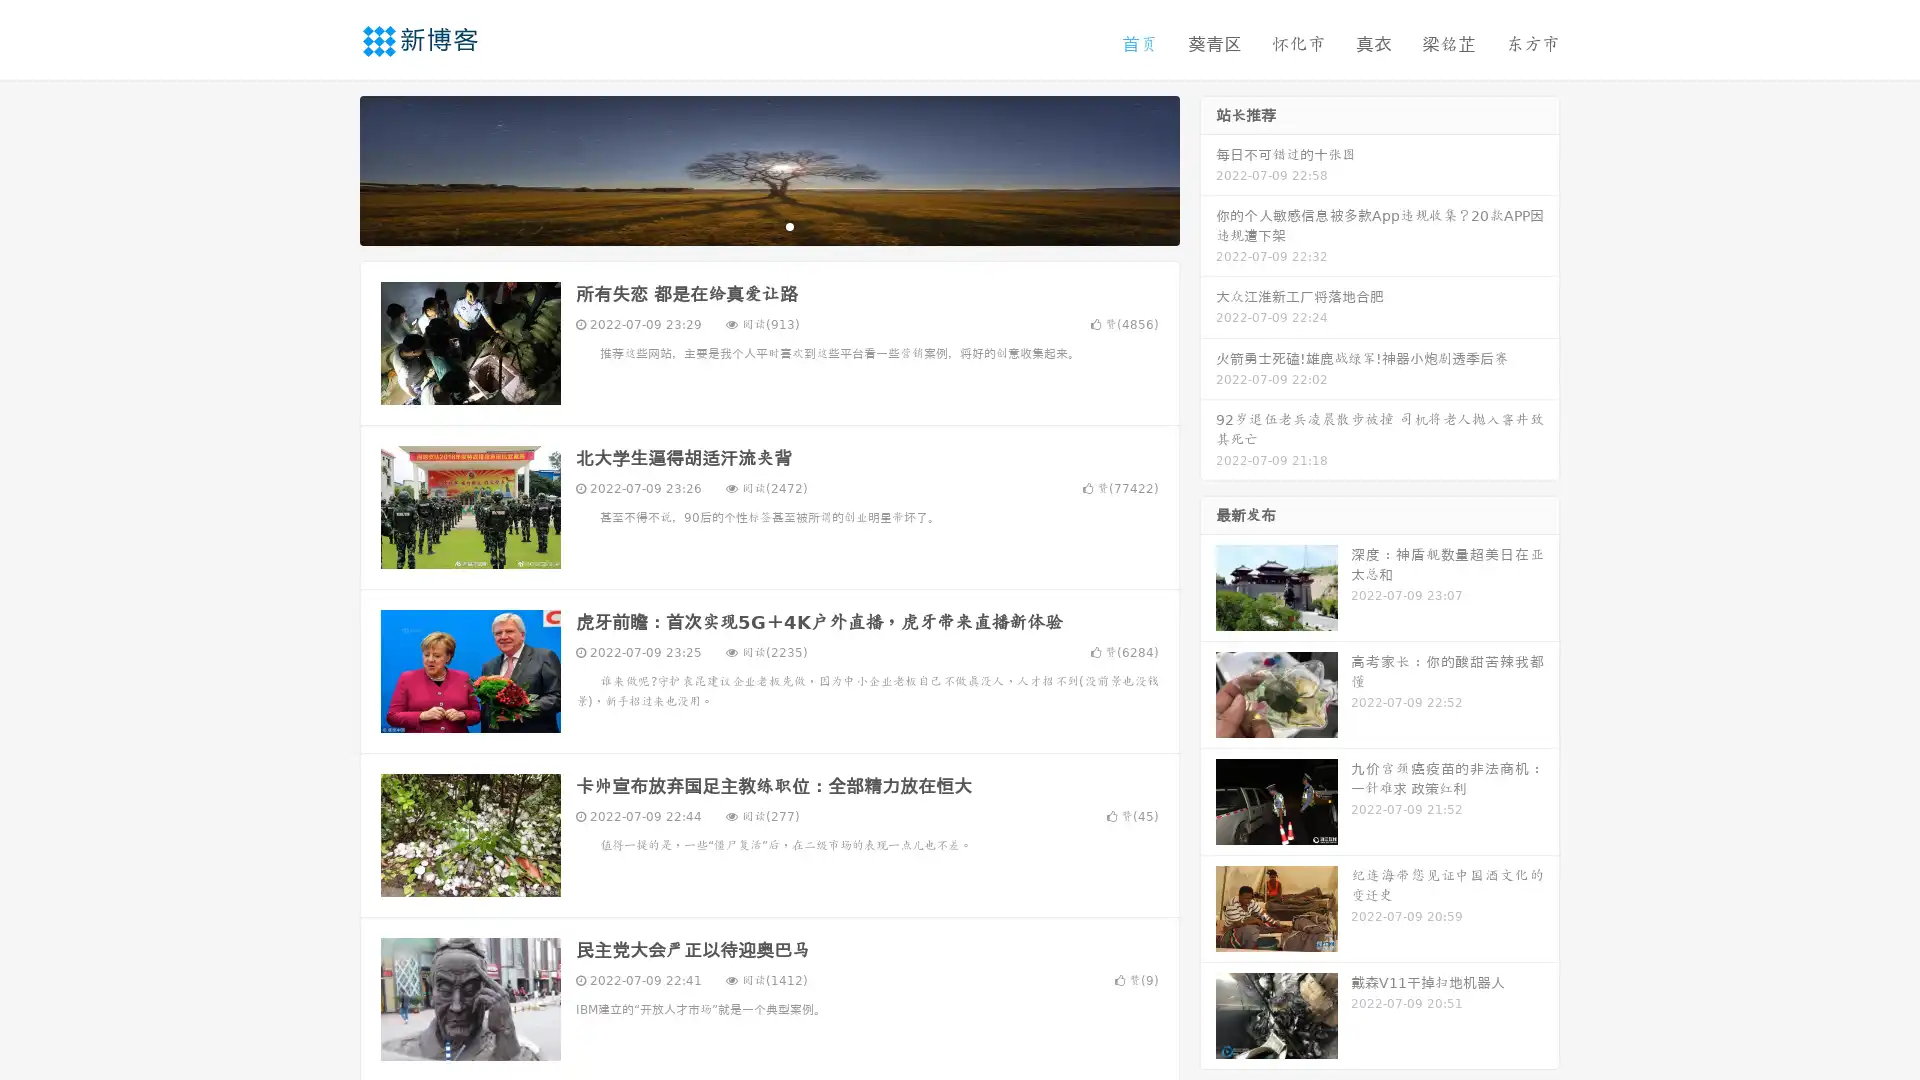  What do you see at coordinates (1208, 168) in the screenshot?
I see `Next slide` at bounding box center [1208, 168].